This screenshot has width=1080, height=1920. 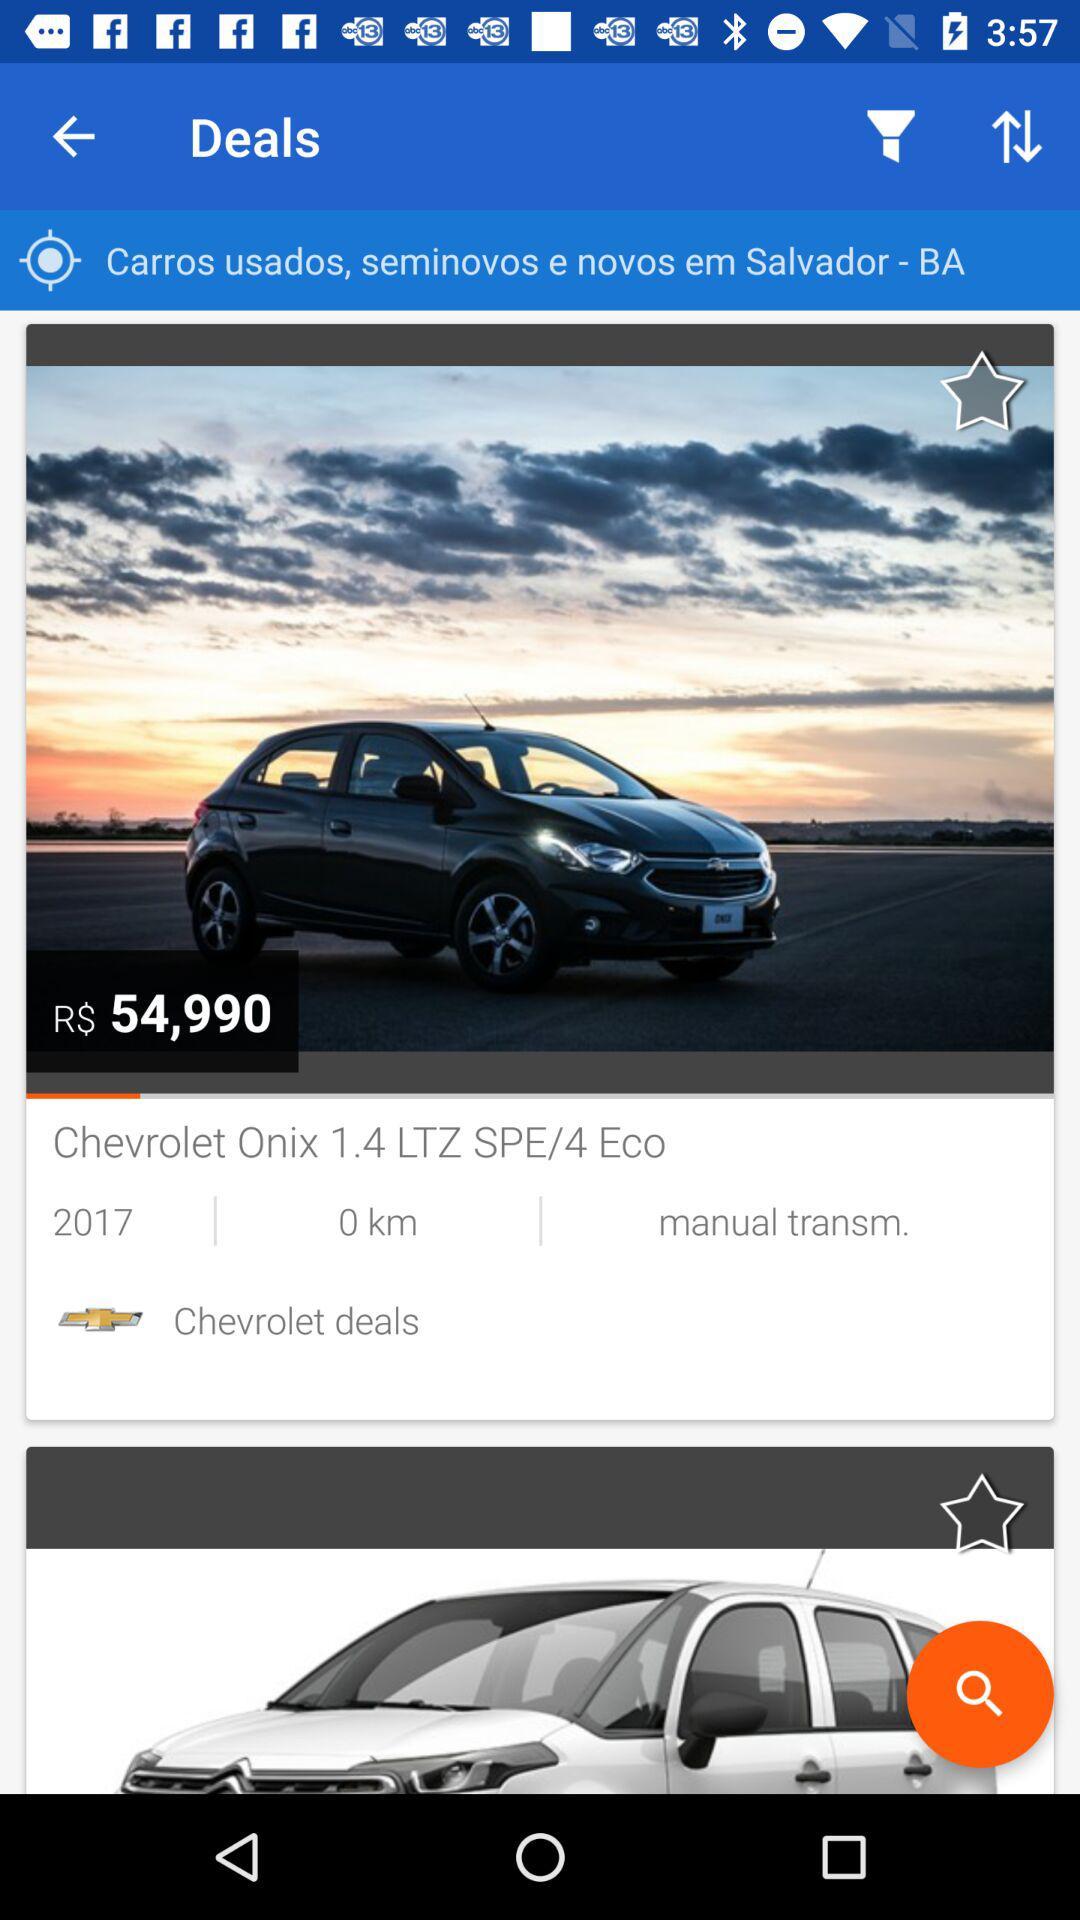 What do you see at coordinates (979, 1693) in the screenshot?
I see `new search` at bounding box center [979, 1693].